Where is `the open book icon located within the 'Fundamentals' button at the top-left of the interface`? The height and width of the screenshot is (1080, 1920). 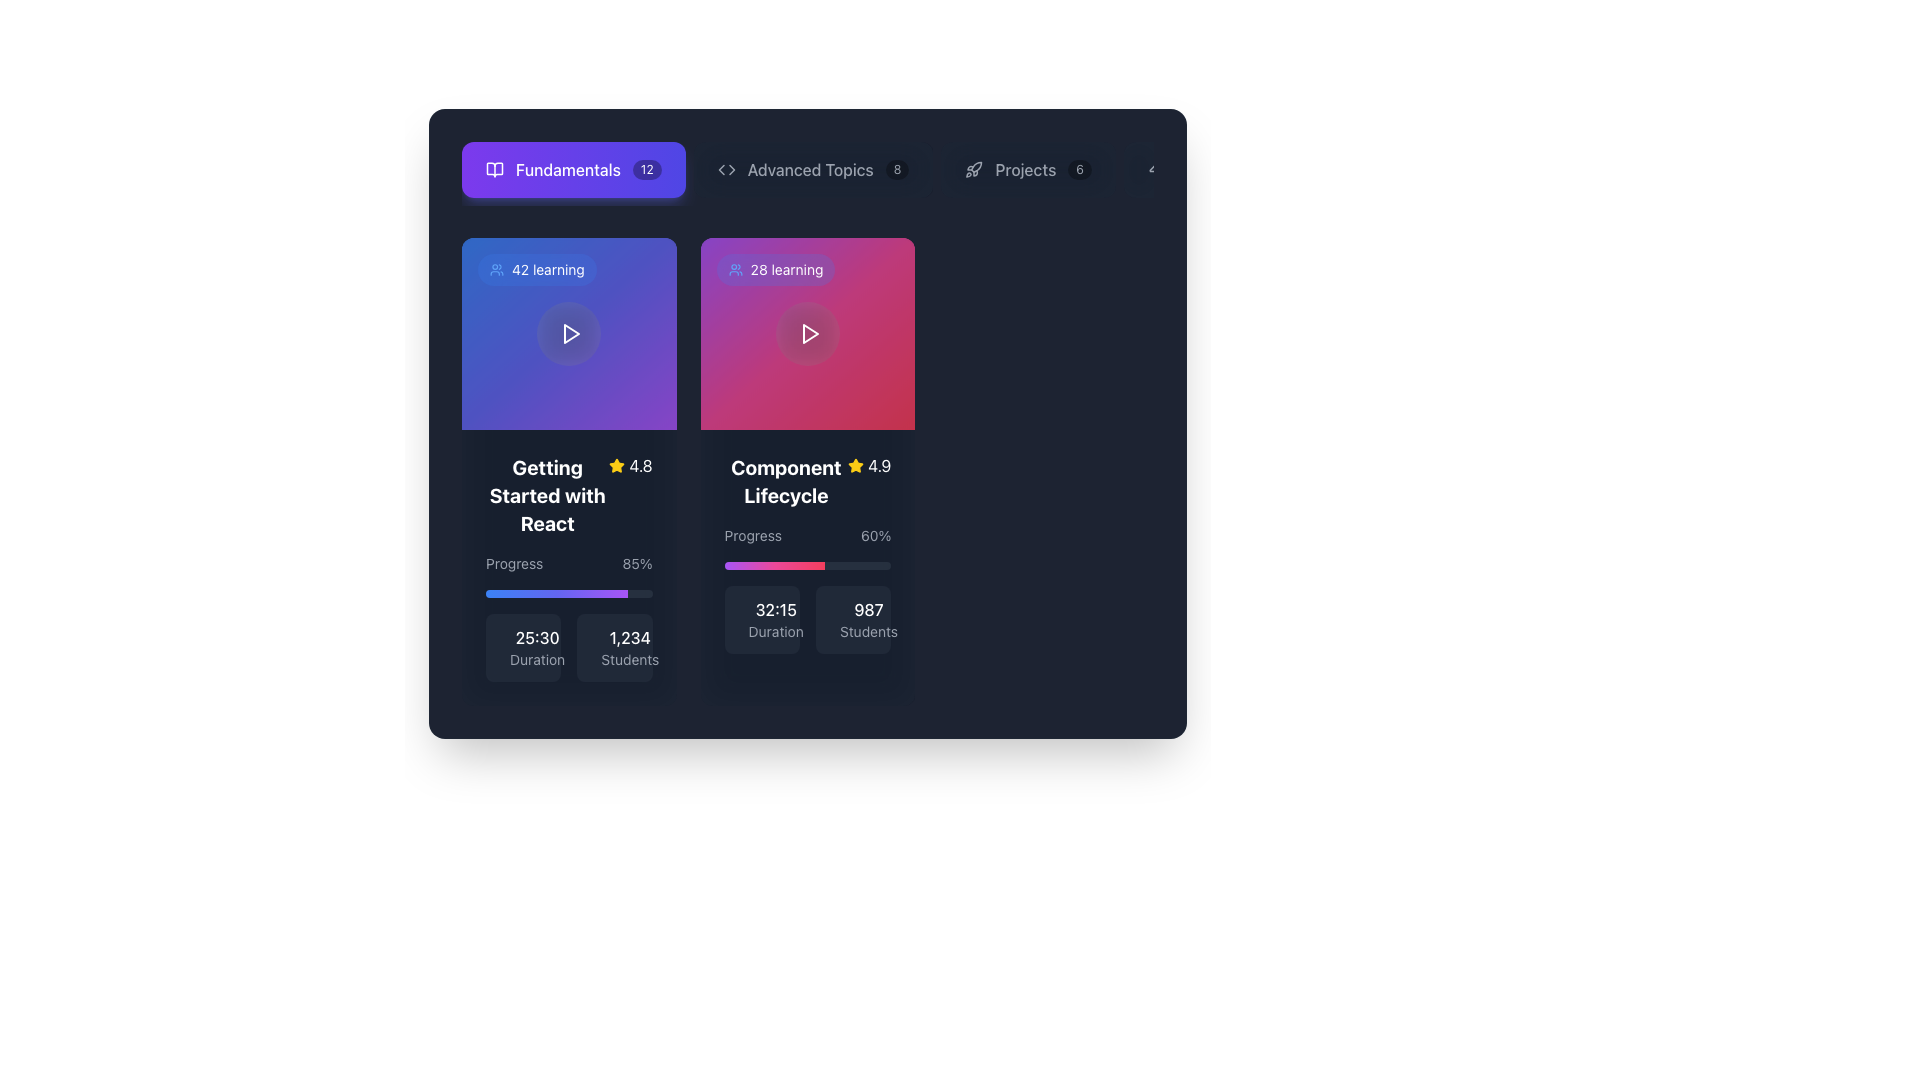
the open book icon located within the 'Fundamentals' button at the top-left of the interface is located at coordinates (494, 168).